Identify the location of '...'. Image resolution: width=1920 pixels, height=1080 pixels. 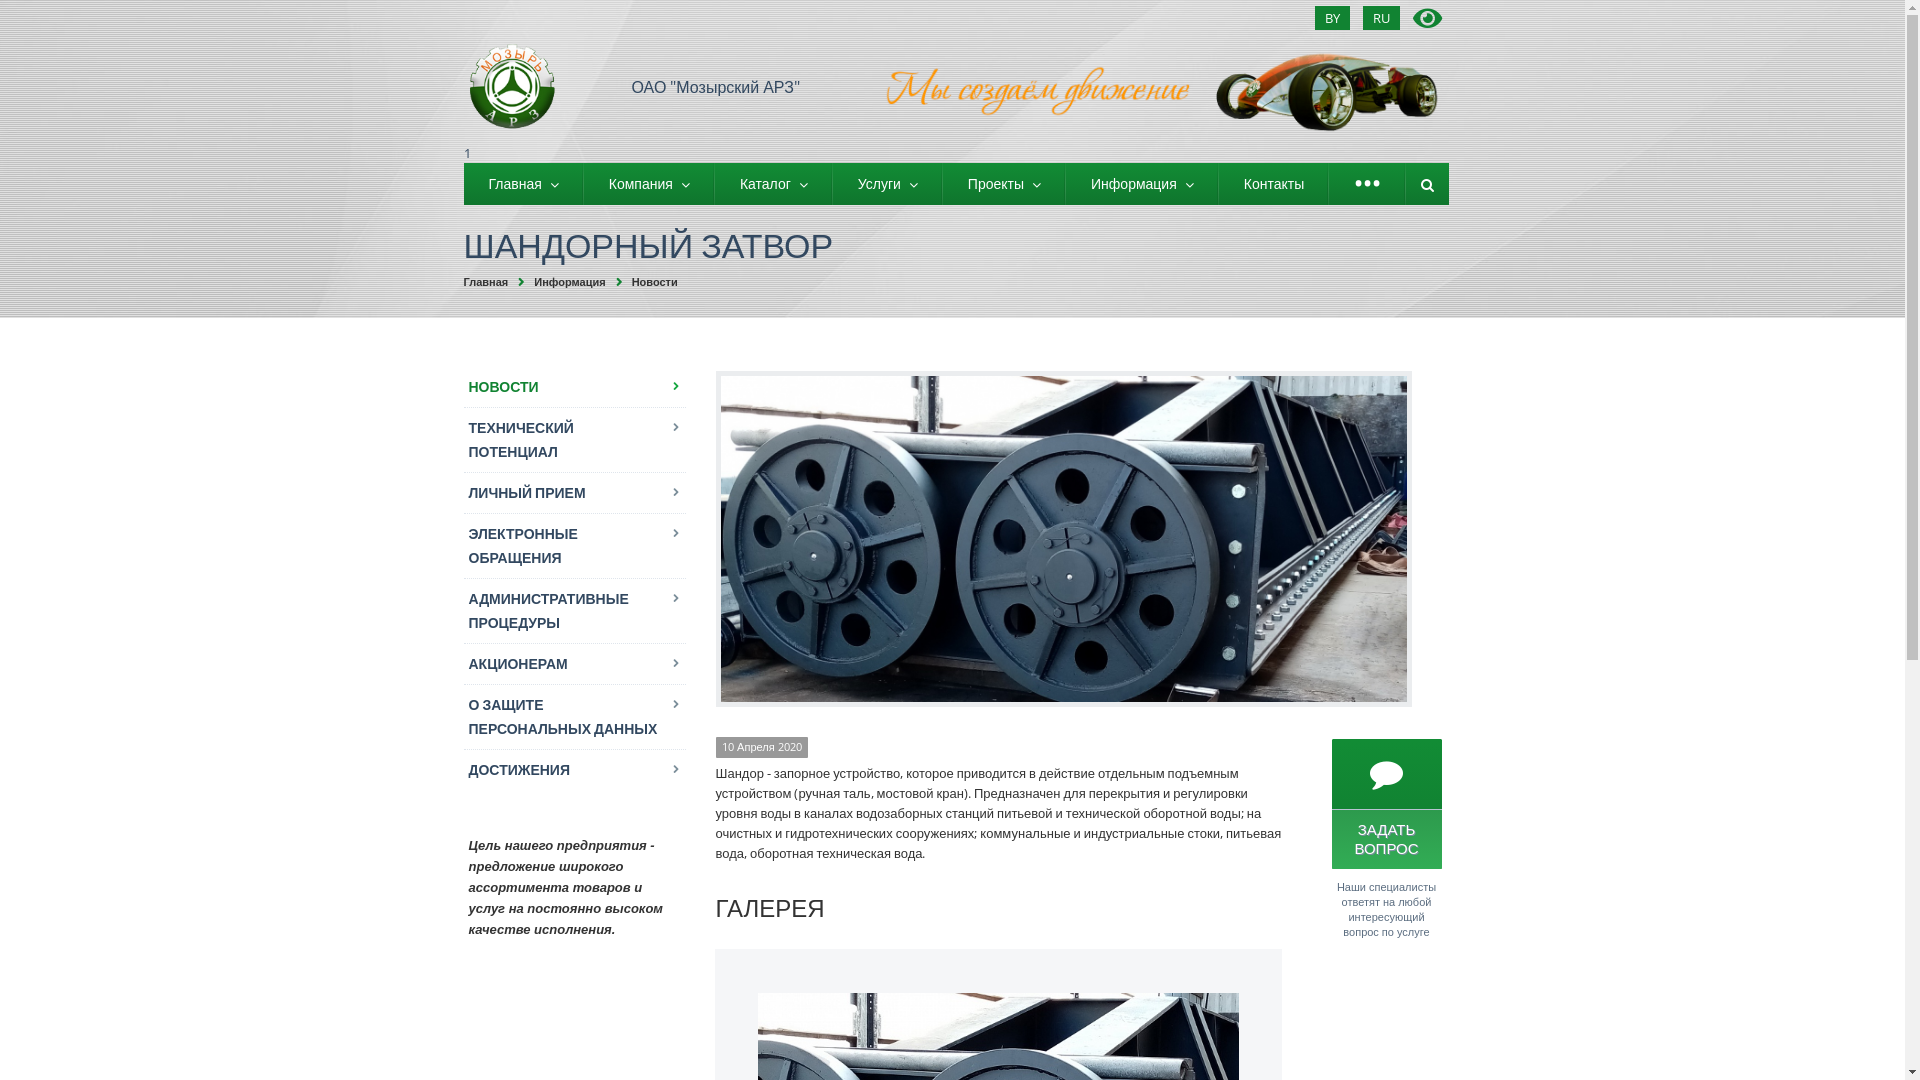
(1366, 184).